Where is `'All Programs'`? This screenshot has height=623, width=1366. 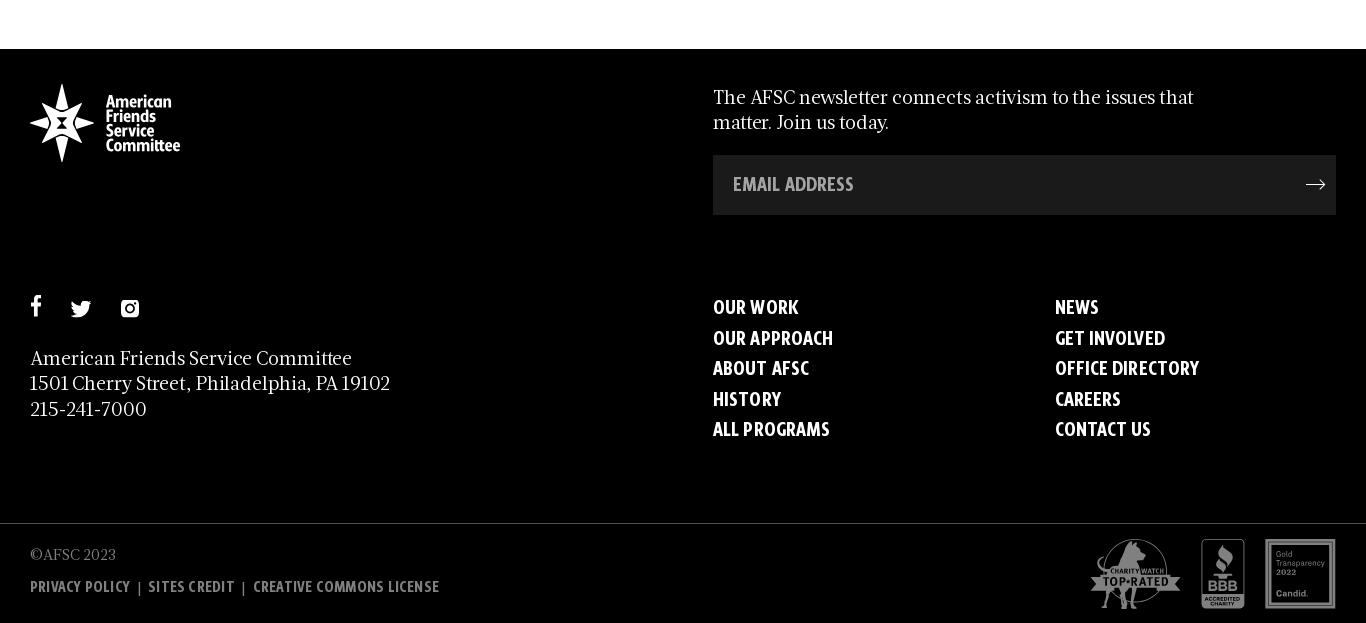 'All Programs' is located at coordinates (771, 429).